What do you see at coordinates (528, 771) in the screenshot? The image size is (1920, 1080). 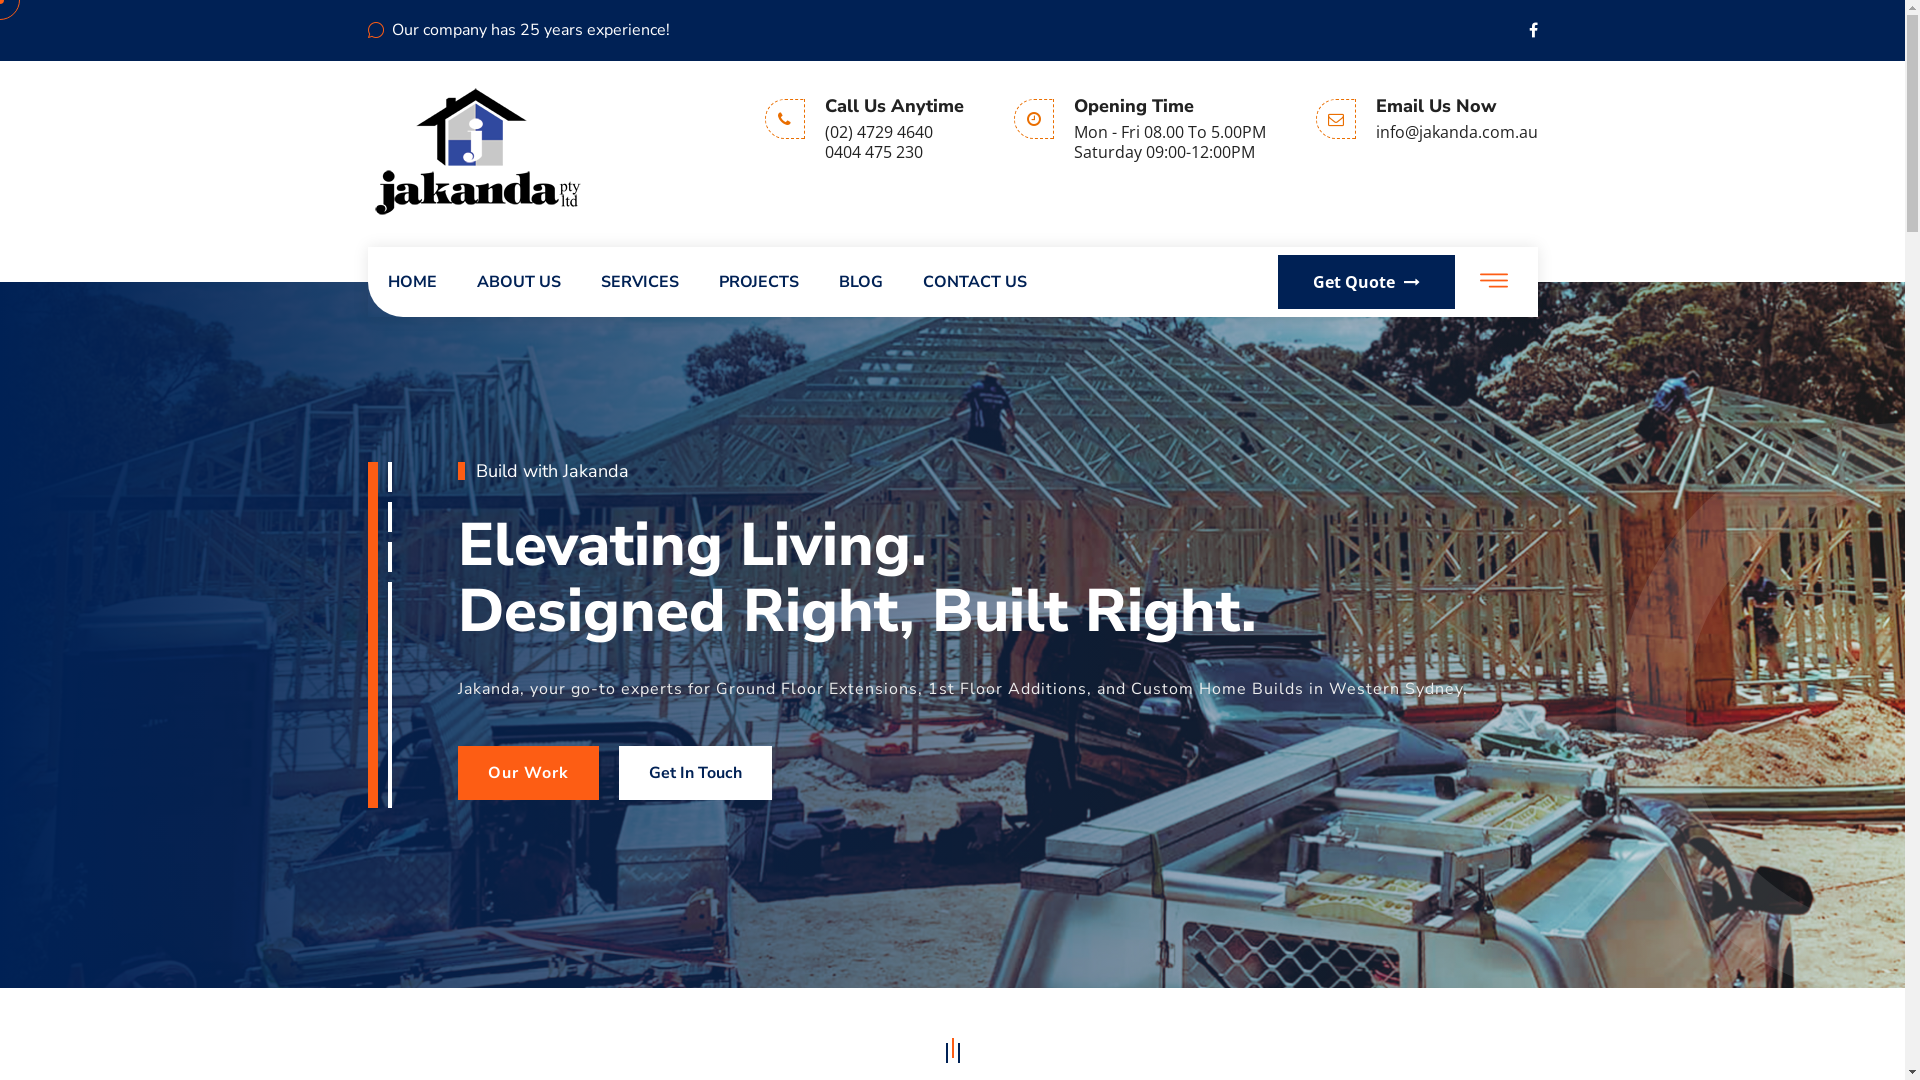 I see `'Our Work'` at bounding box center [528, 771].